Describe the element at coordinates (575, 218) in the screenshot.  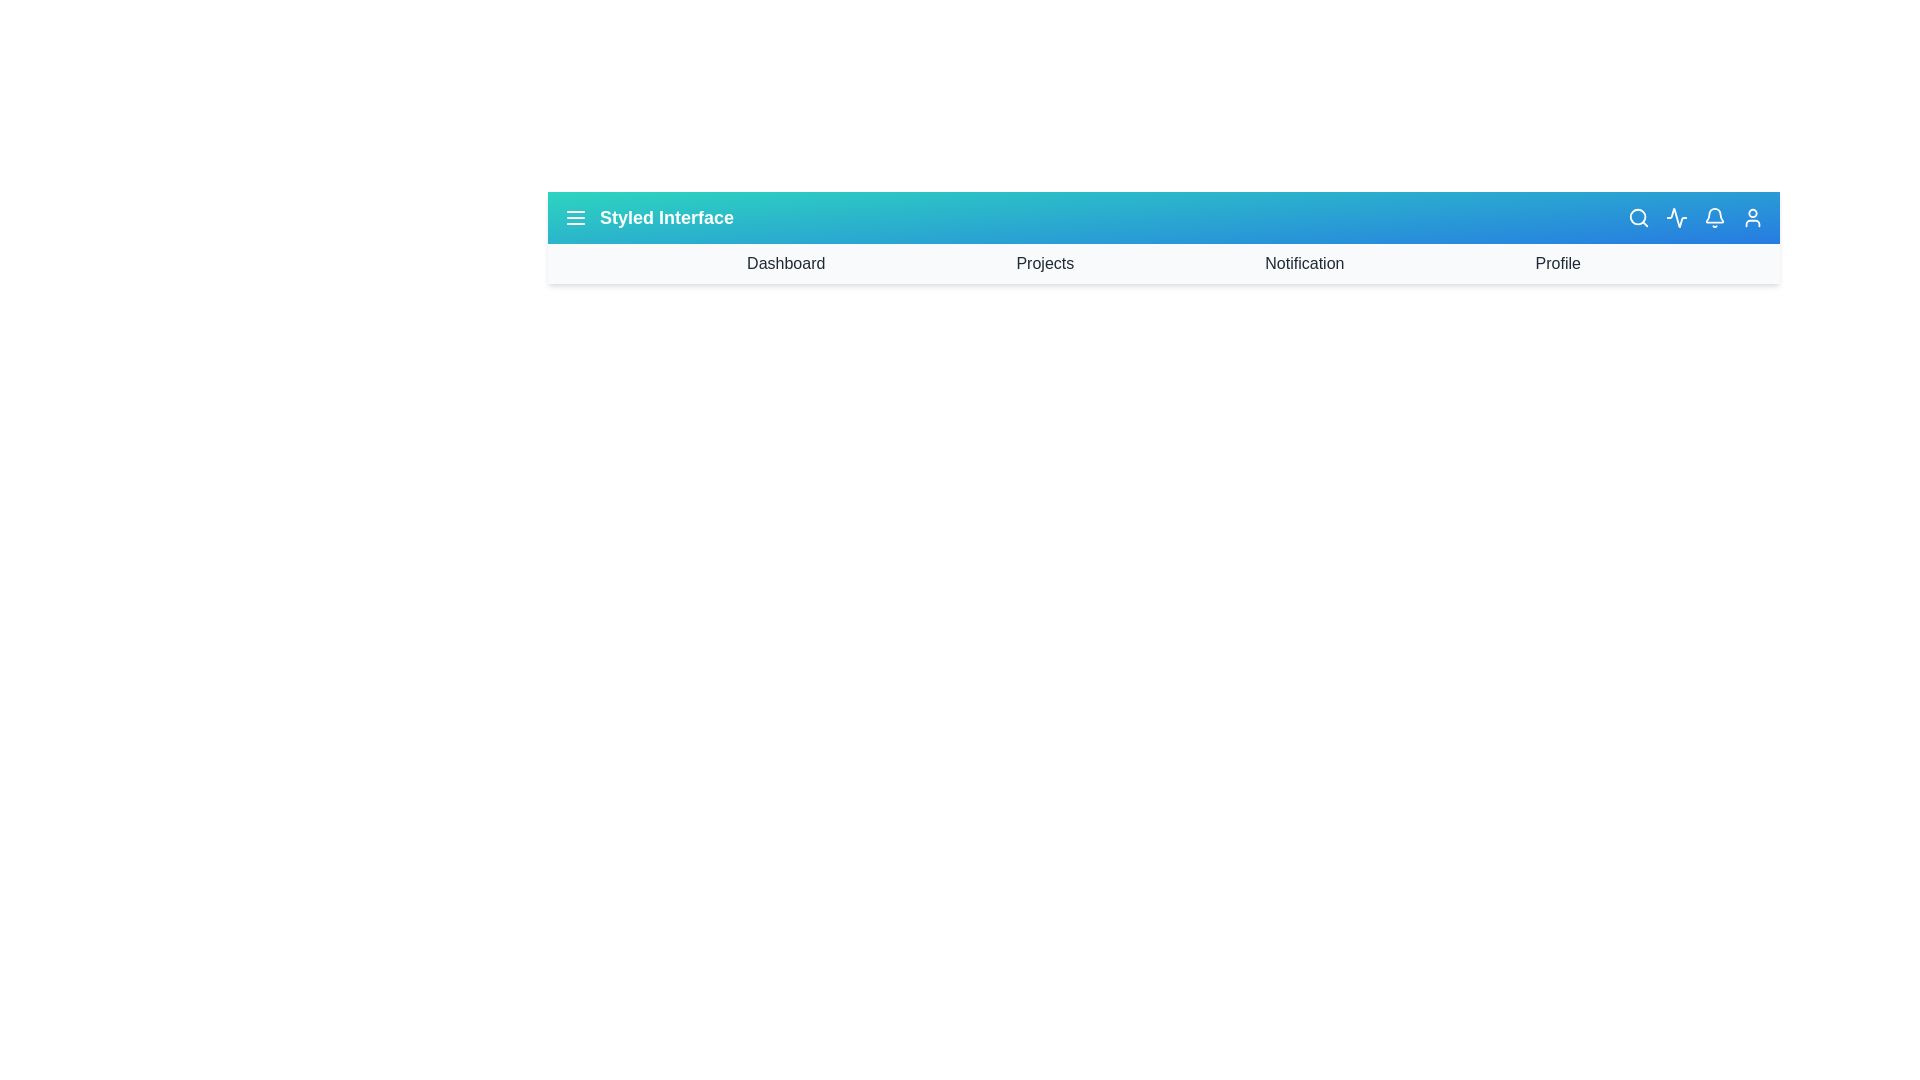
I see `the menu icon to toggle the menu visibility` at that location.